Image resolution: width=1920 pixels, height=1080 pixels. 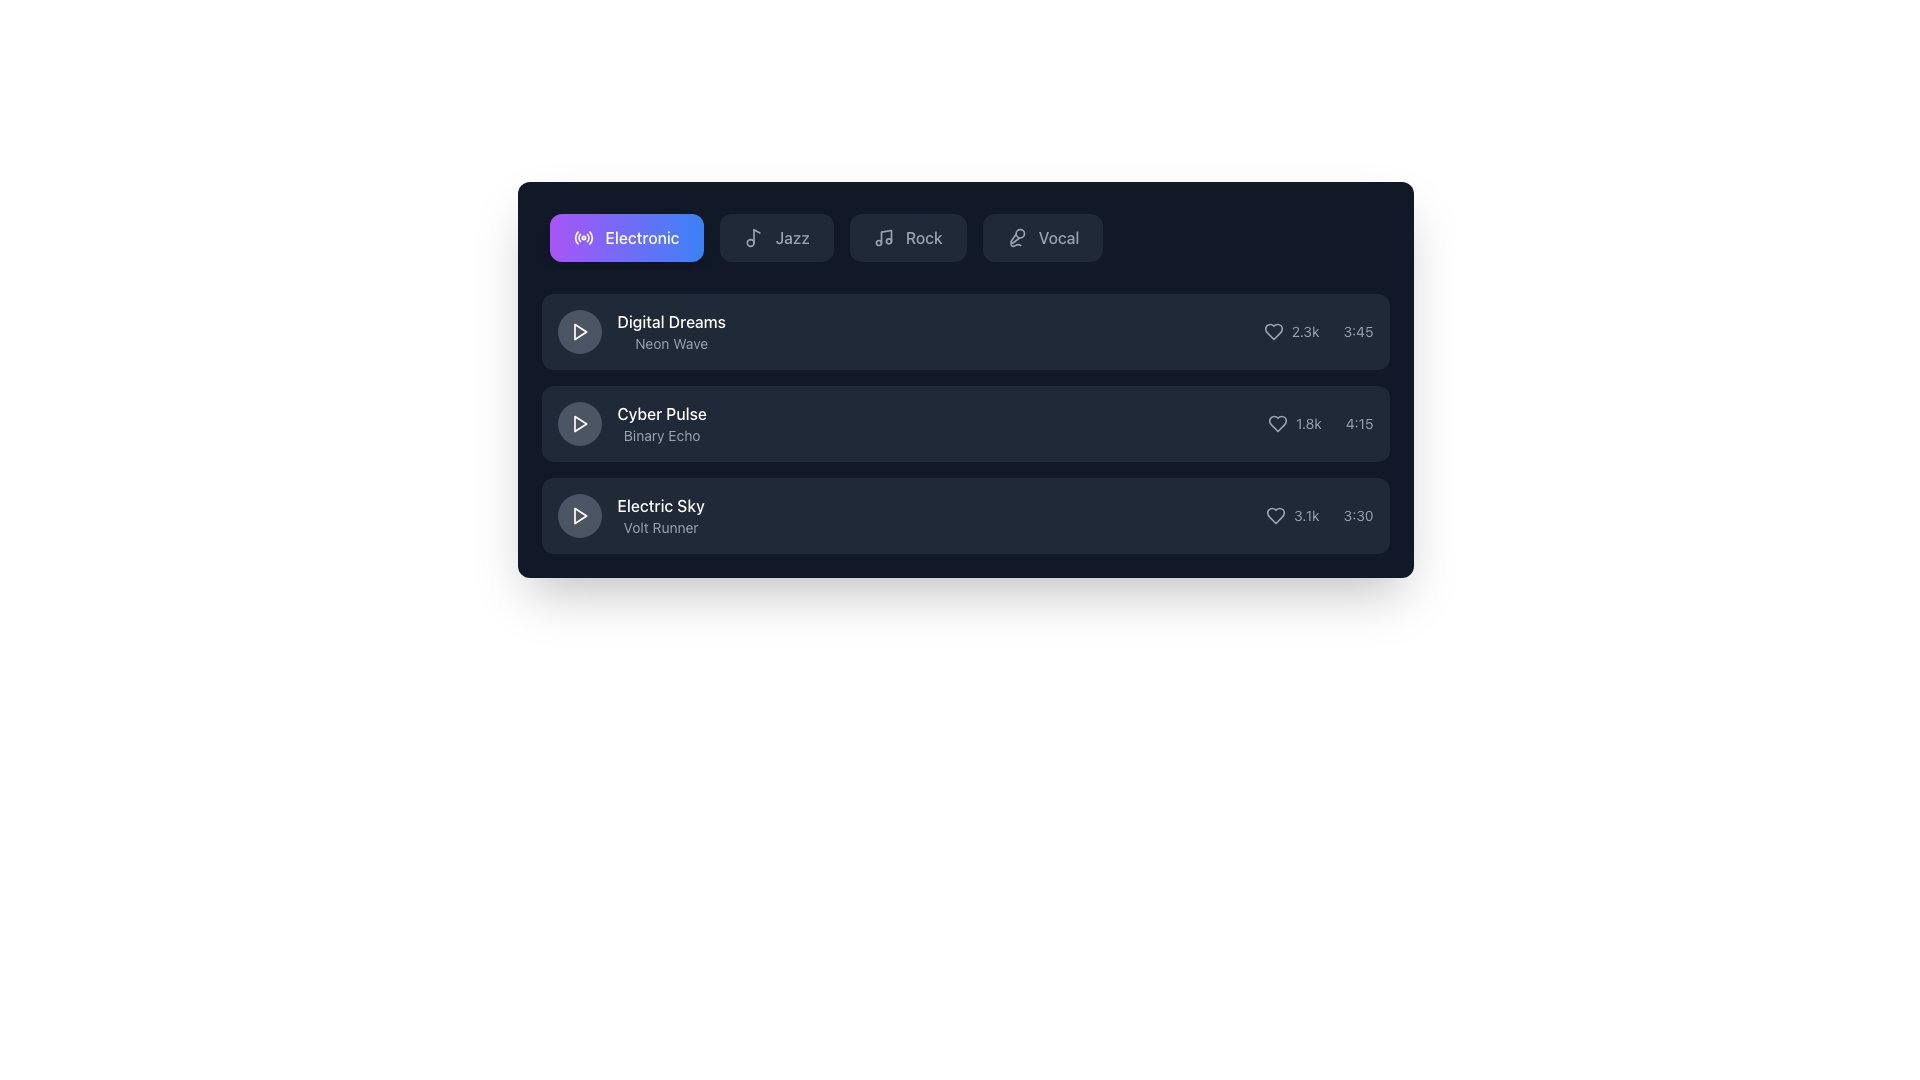 What do you see at coordinates (671, 342) in the screenshot?
I see `the subtitle text label 'Neon Wave' located directly beneath the title 'Digital Dreams' in the first row of the list-like UI structure` at bounding box center [671, 342].